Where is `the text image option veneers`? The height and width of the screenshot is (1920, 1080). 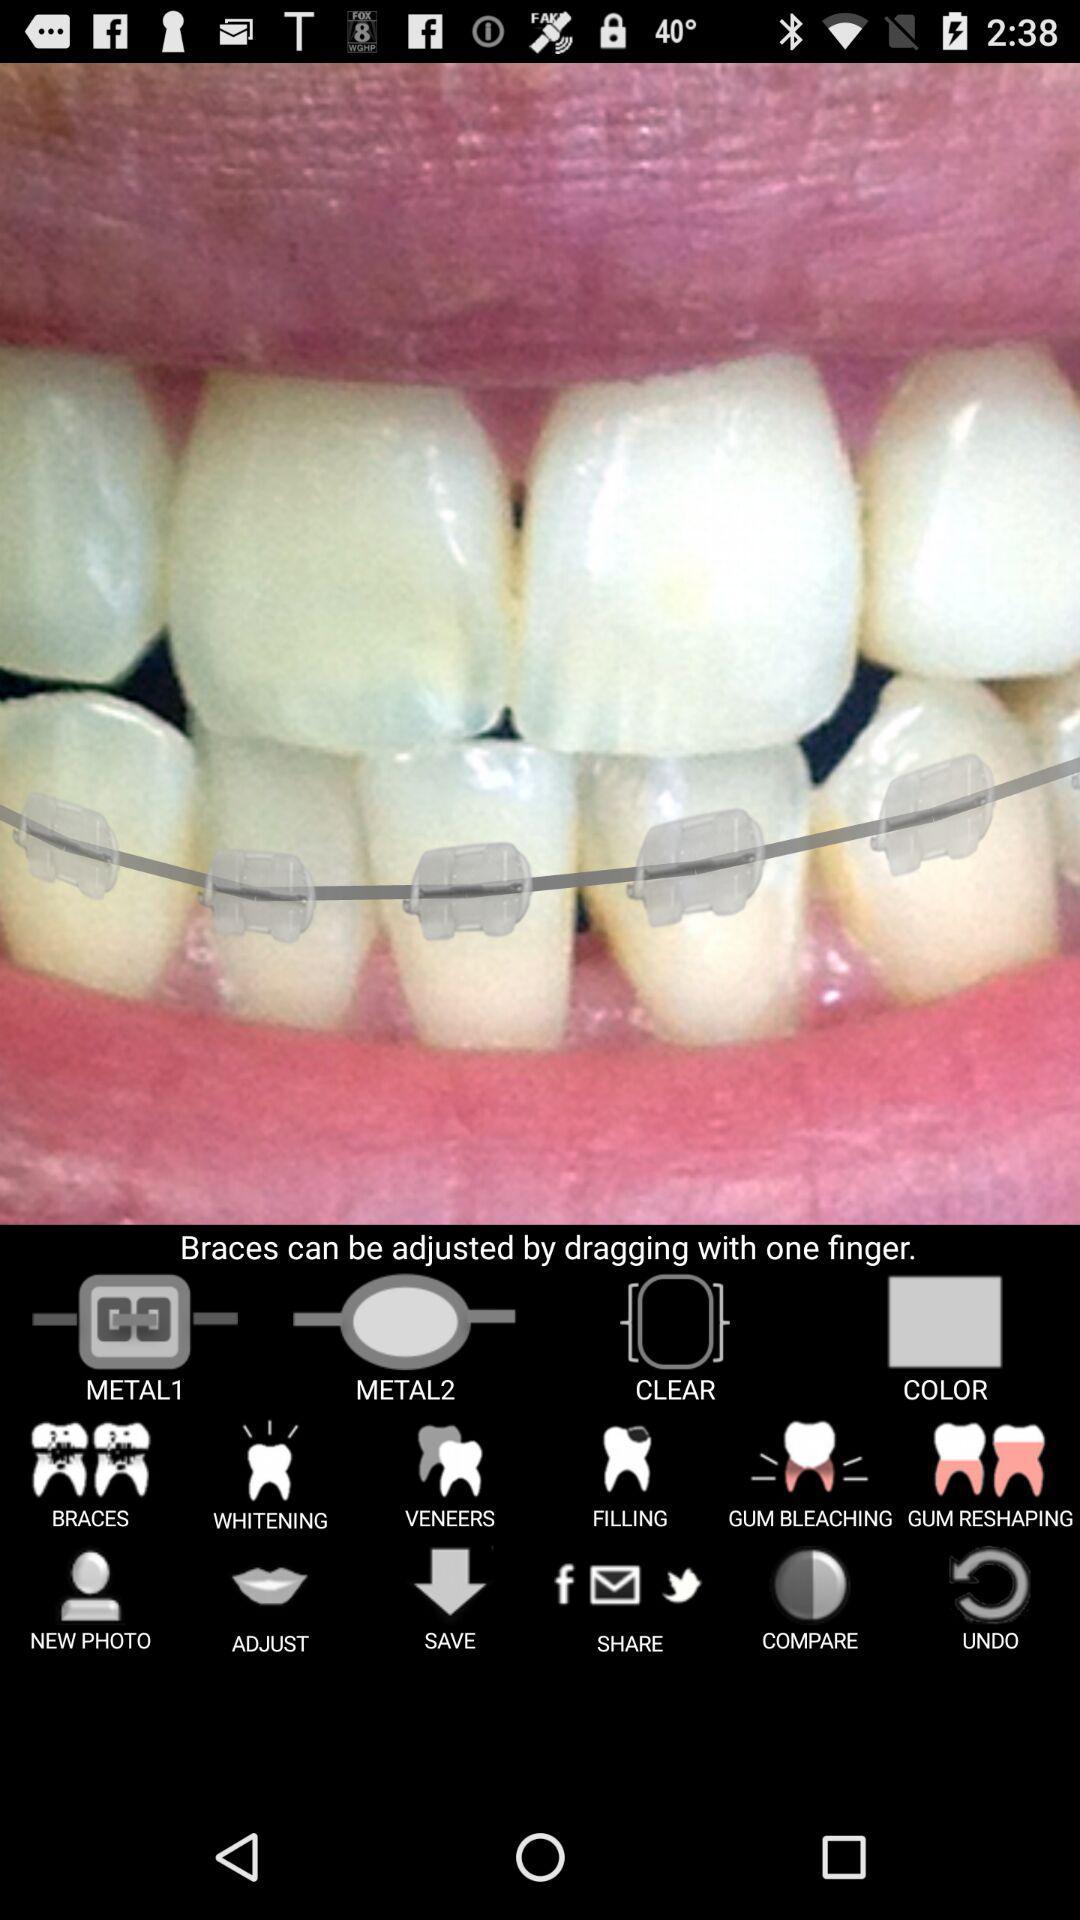
the text image option veneers is located at coordinates (450, 1474).